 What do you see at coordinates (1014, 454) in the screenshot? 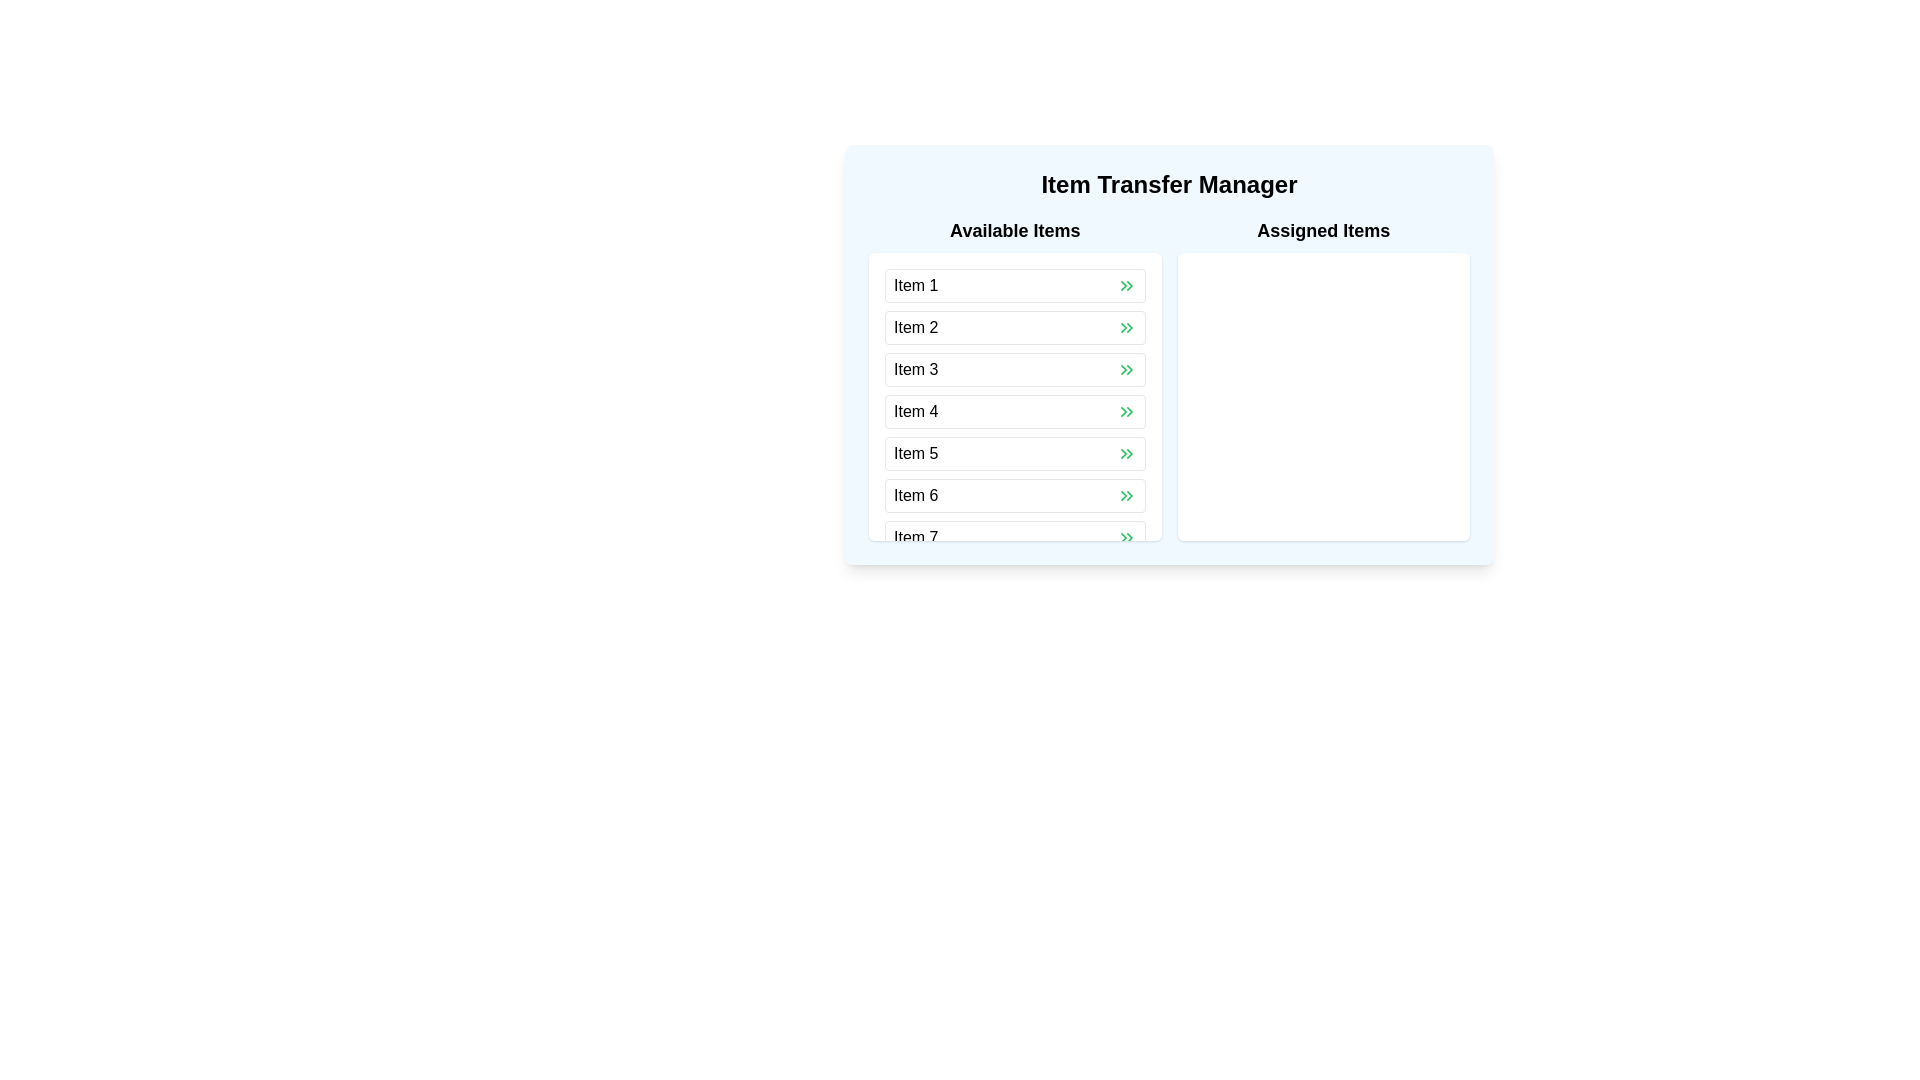
I see `the list item labeled 'Item 5'` at bounding box center [1014, 454].